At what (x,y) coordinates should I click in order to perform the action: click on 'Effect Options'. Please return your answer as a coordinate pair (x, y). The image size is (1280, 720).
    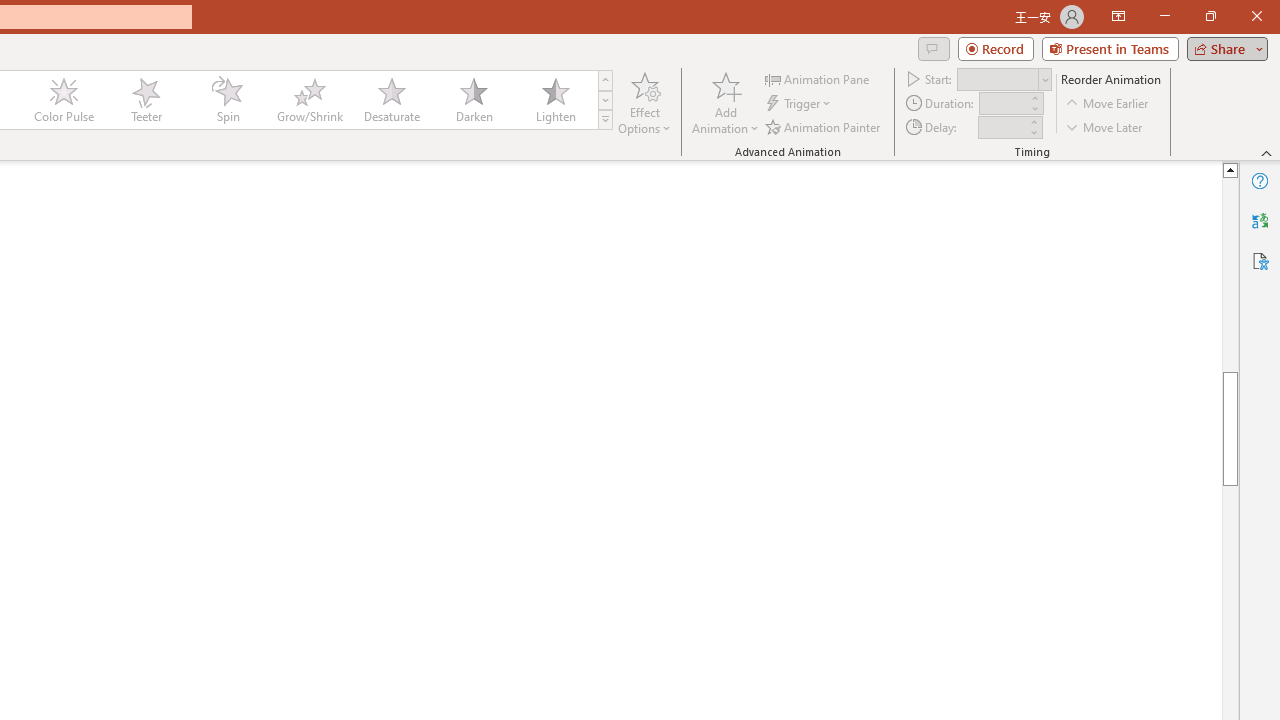
    Looking at the image, I should click on (645, 103).